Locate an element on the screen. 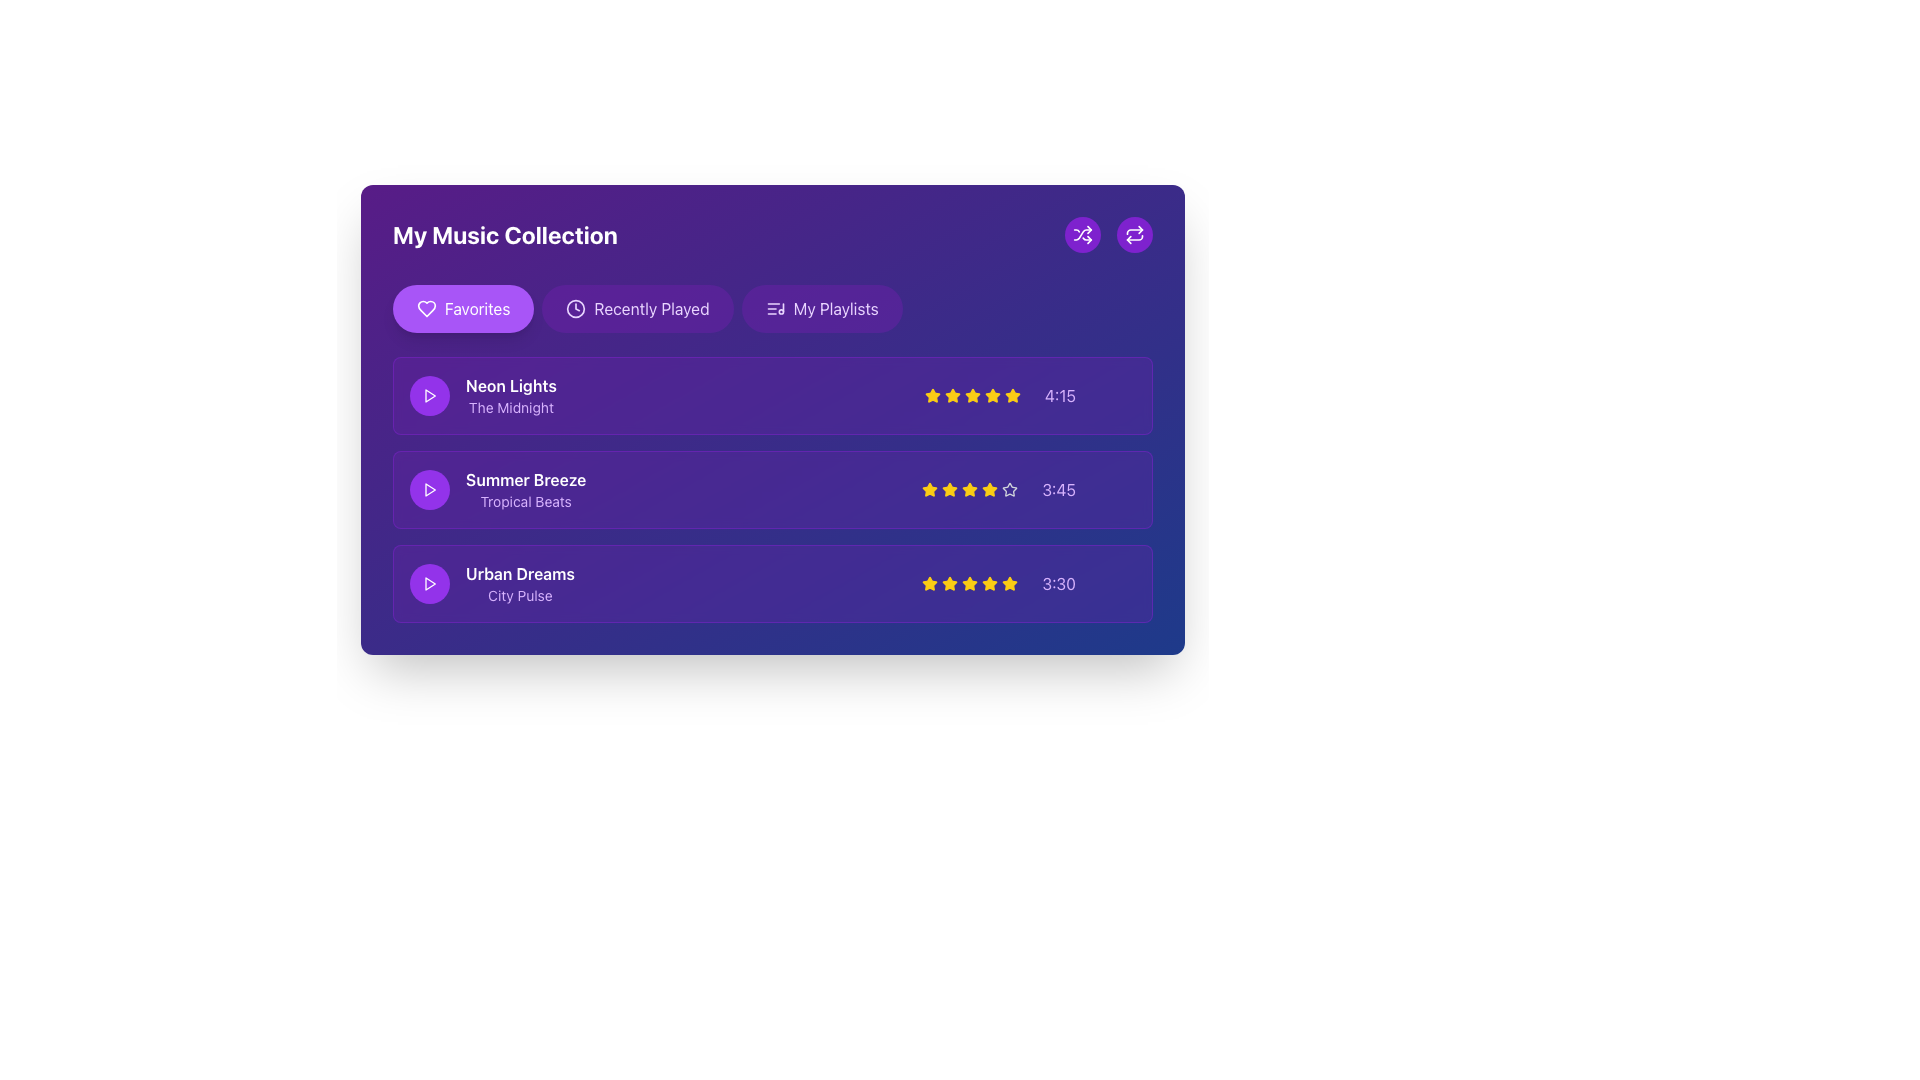 Image resolution: width=1920 pixels, height=1080 pixels. the fourth yellow star icon in the rating section of the 'Summer Breeze' playlist is located at coordinates (970, 489).